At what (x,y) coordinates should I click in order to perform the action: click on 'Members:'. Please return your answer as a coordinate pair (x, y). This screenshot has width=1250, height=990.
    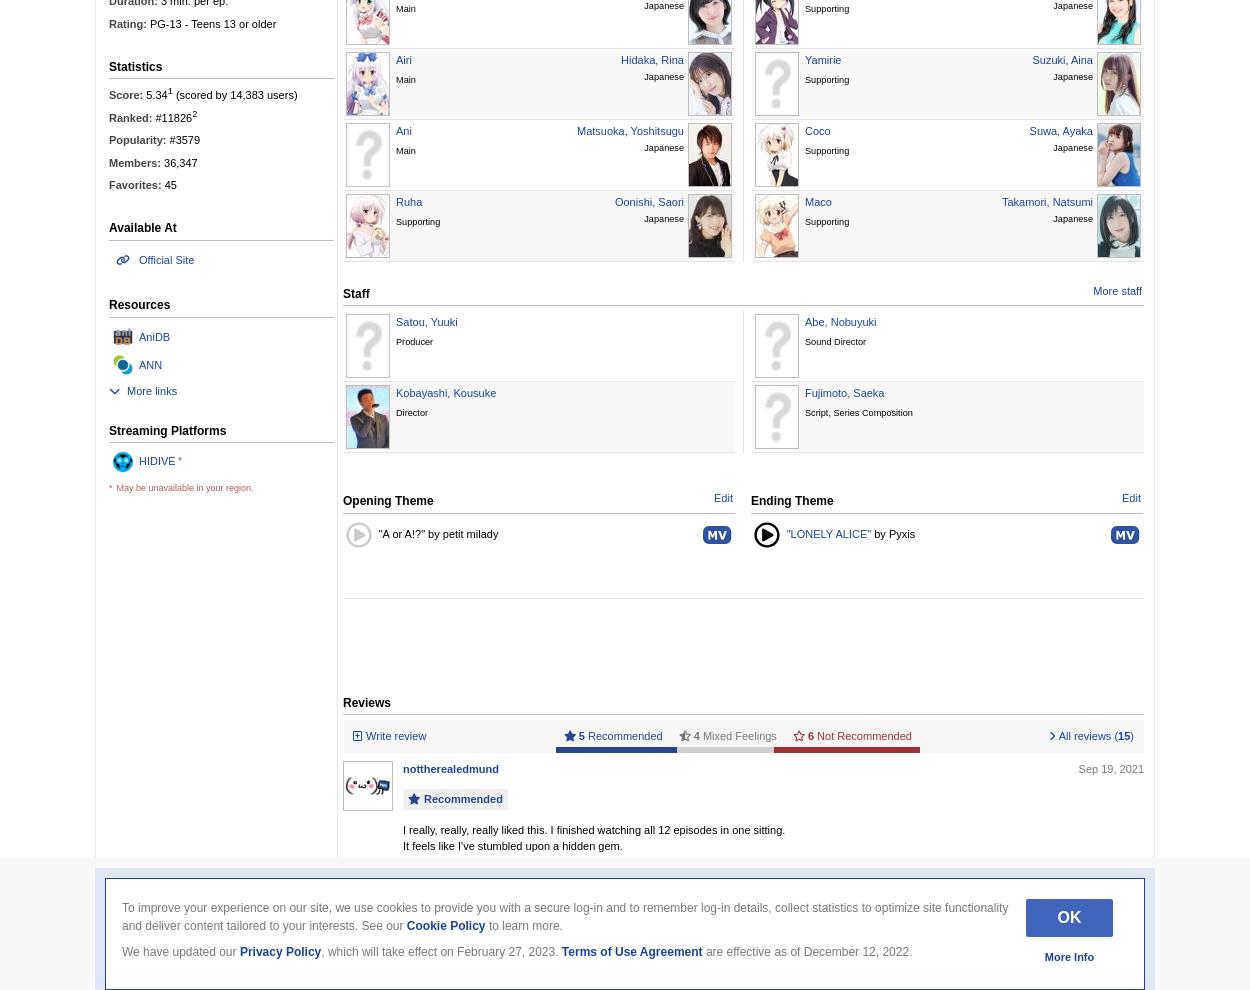
    Looking at the image, I should click on (108, 161).